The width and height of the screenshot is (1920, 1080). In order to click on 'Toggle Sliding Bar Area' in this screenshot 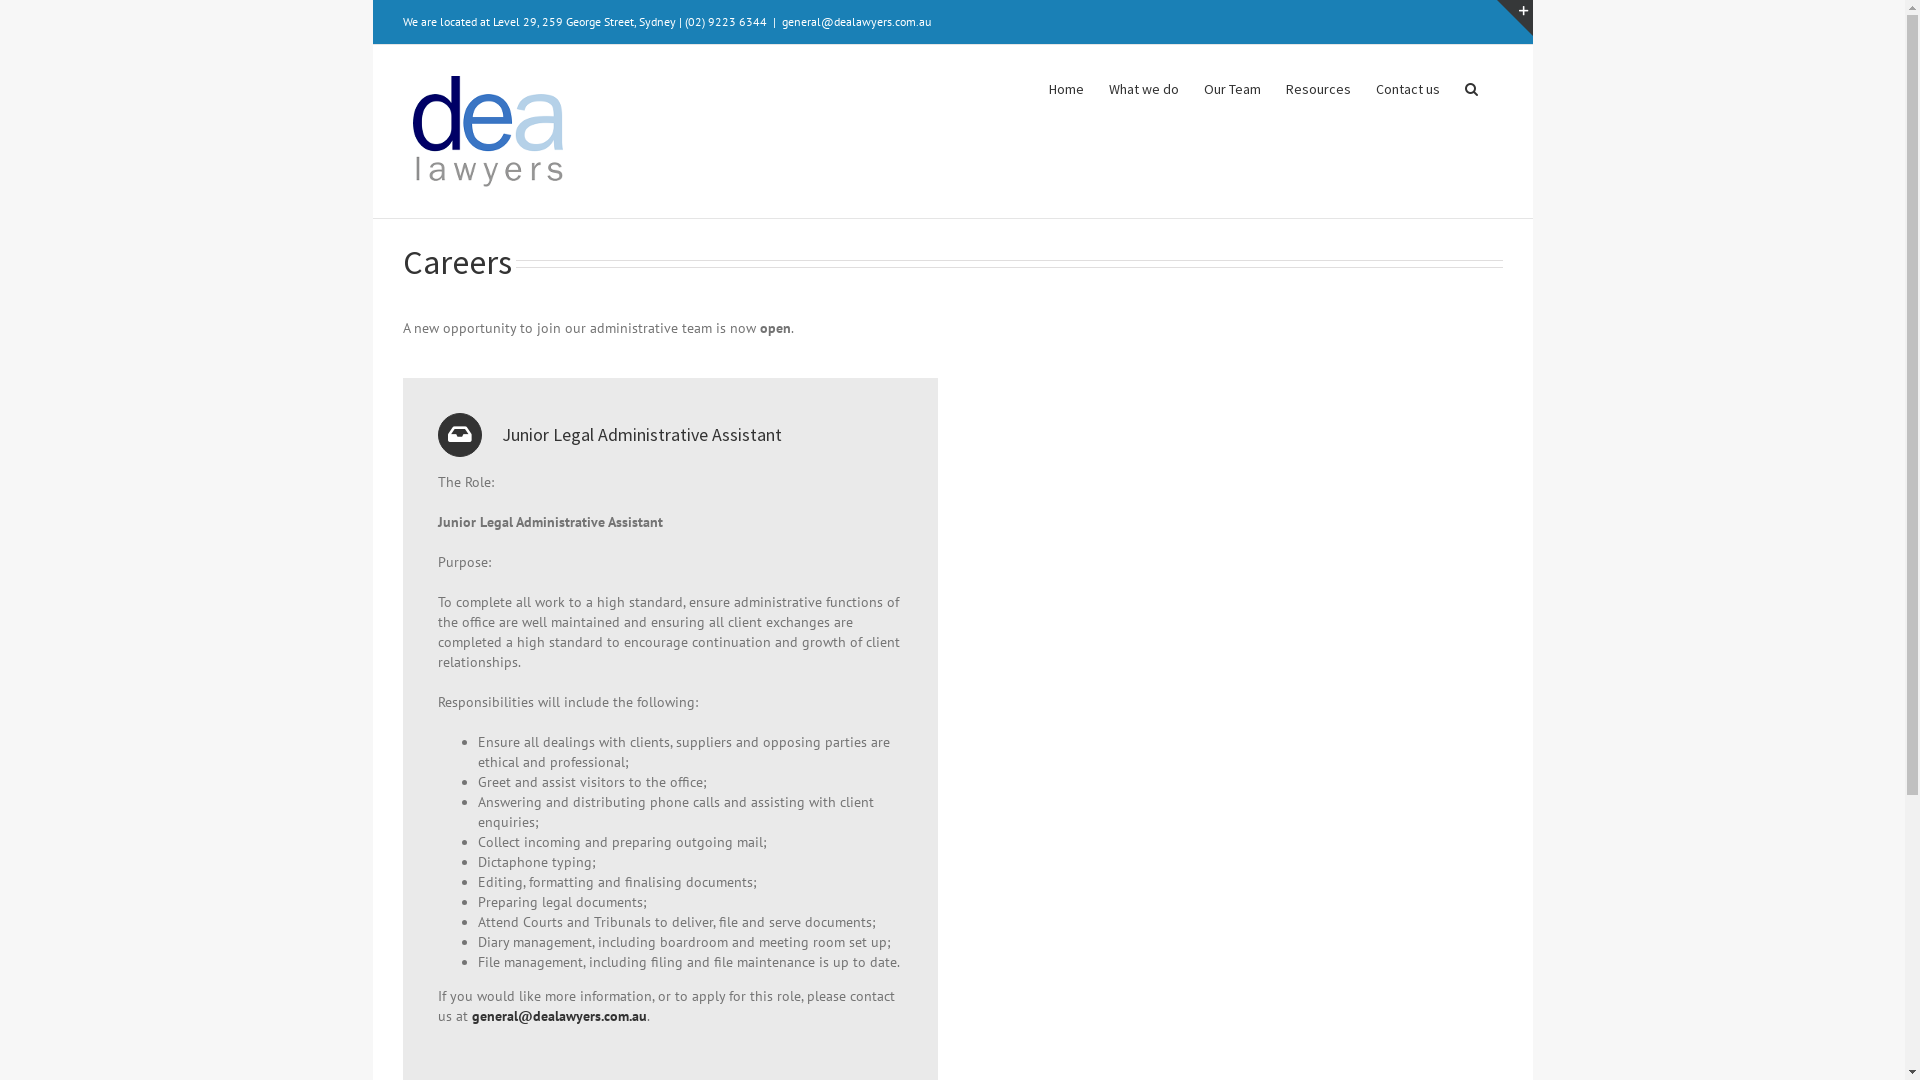, I will do `click(1513, 18)`.